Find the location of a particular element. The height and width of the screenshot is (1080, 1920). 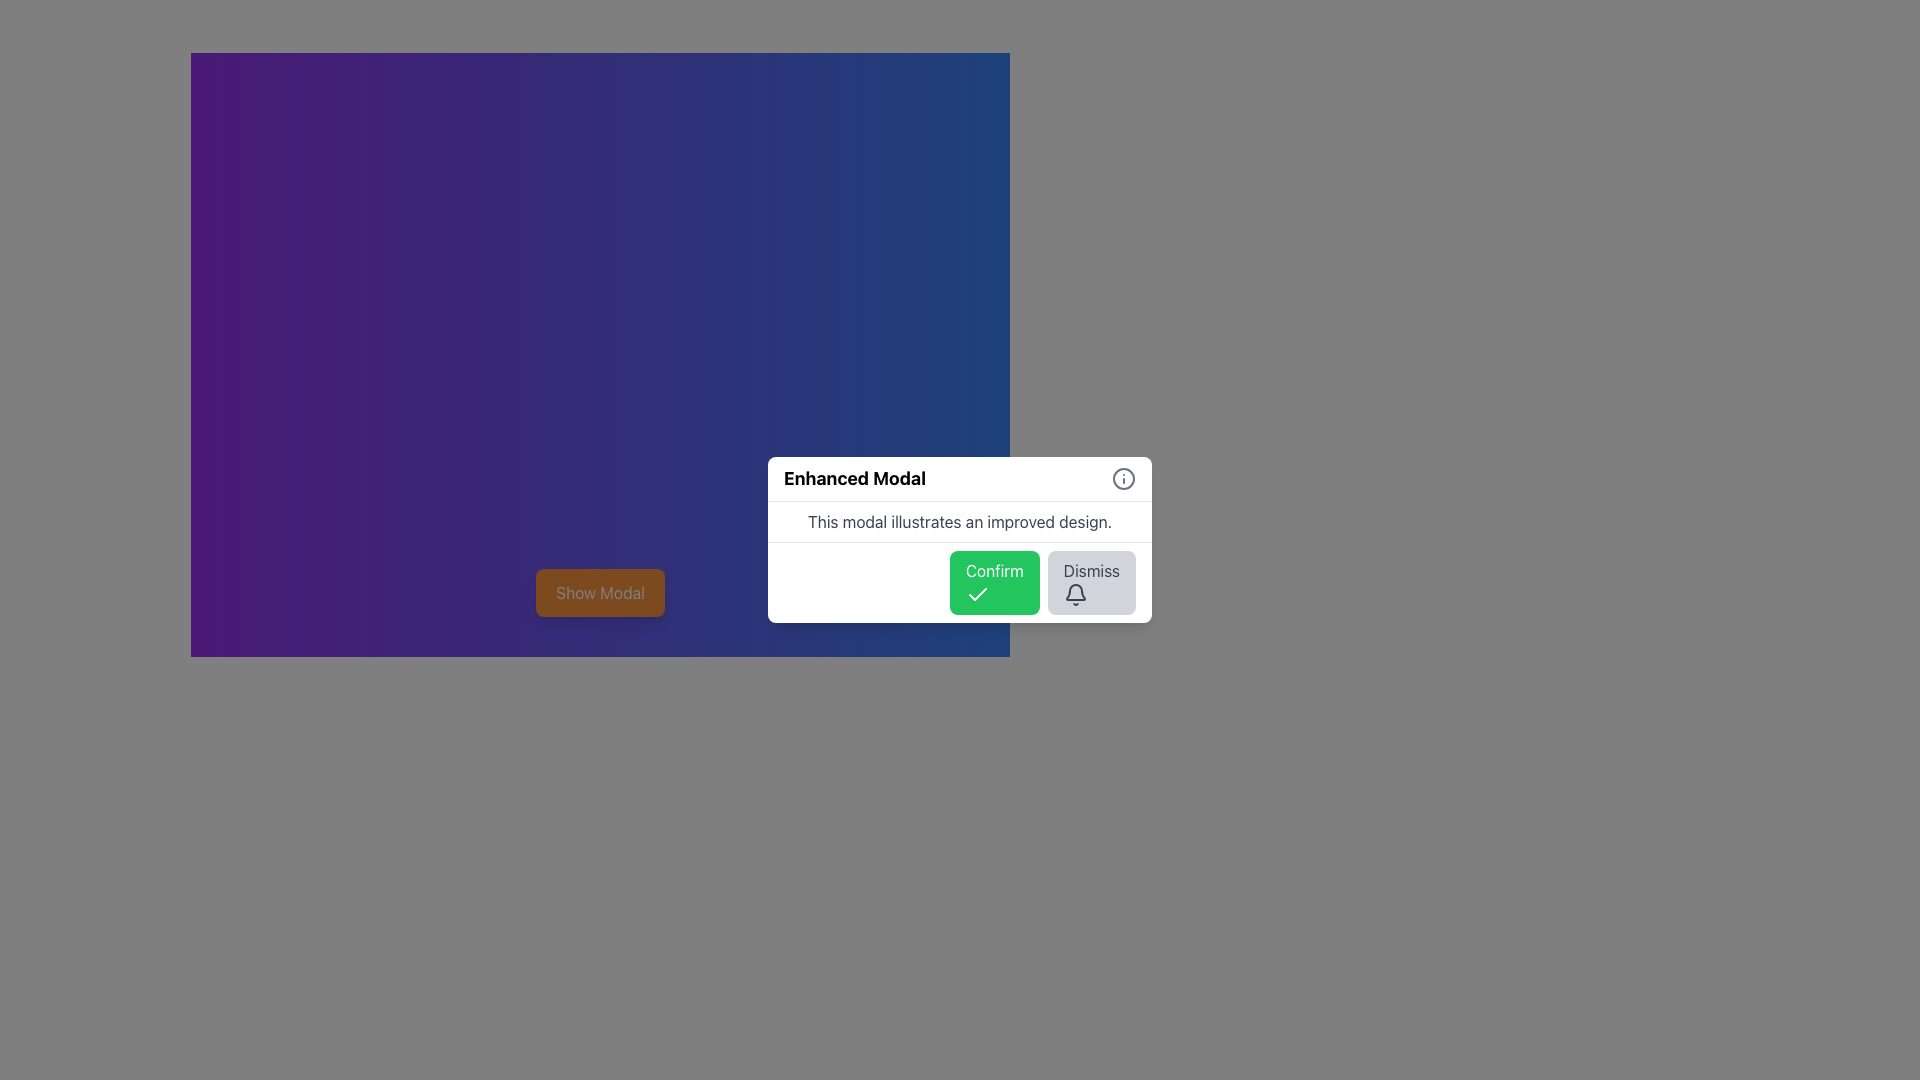

the icon button styled with a circular outline and an information symbol located in the top right corner of the 'Enhanced Modal' is located at coordinates (1123, 478).